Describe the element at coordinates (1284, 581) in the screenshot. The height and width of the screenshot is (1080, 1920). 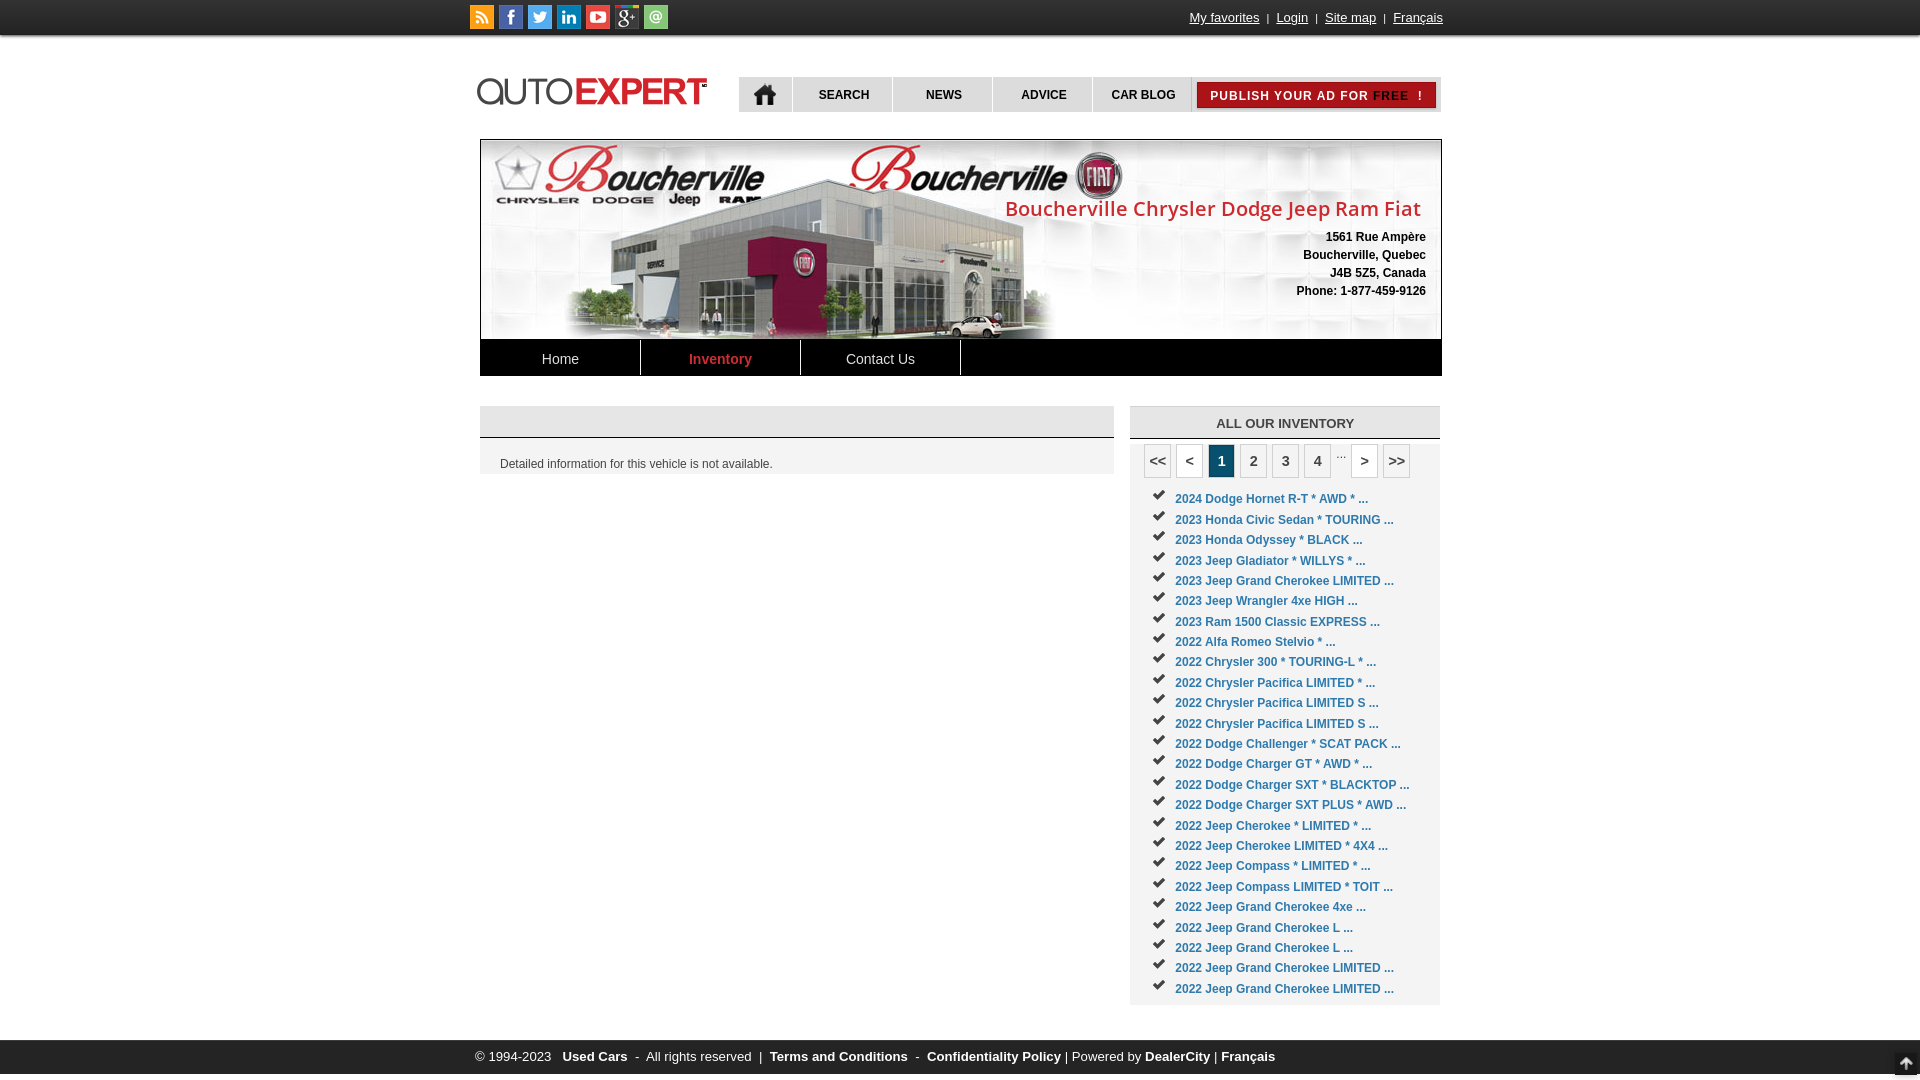
I see `'2023 Jeep Grand Cherokee LIMITED ...'` at that location.